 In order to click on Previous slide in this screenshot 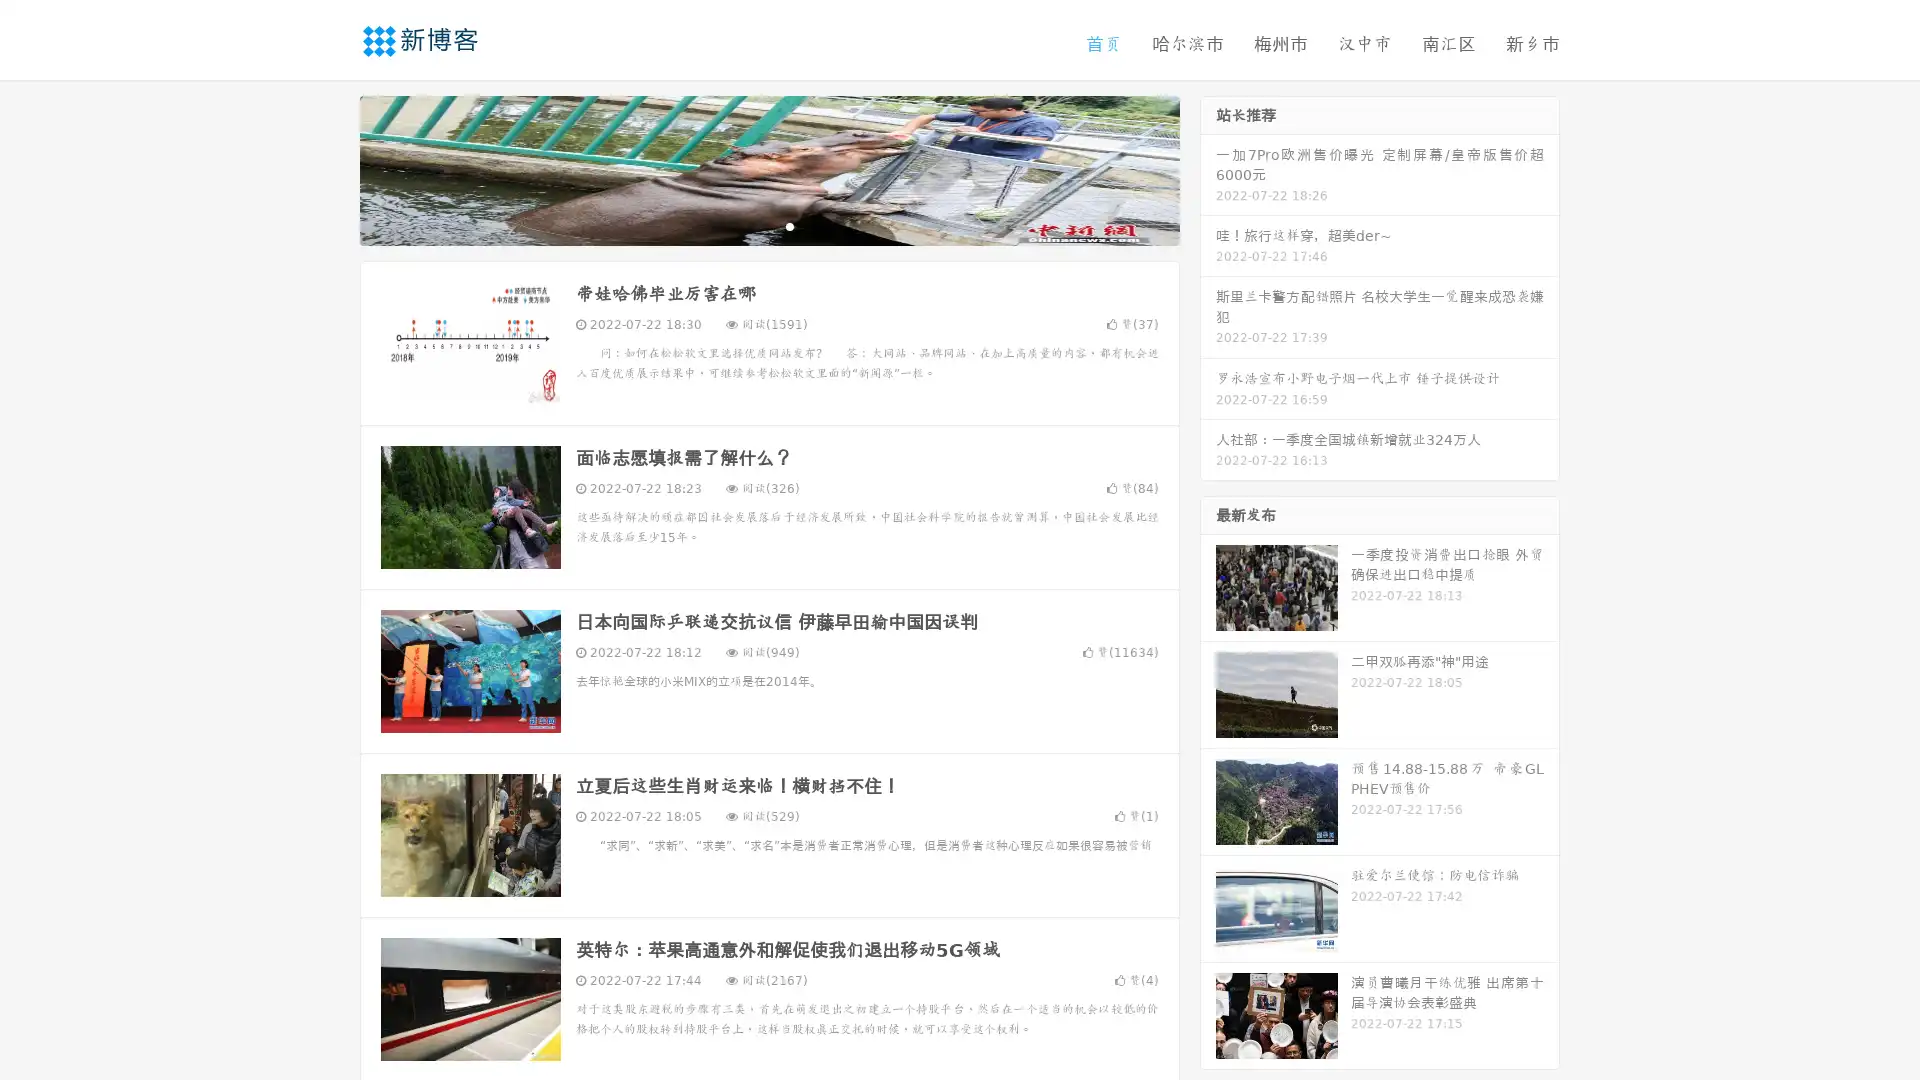, I will do `click(330, 168)`.